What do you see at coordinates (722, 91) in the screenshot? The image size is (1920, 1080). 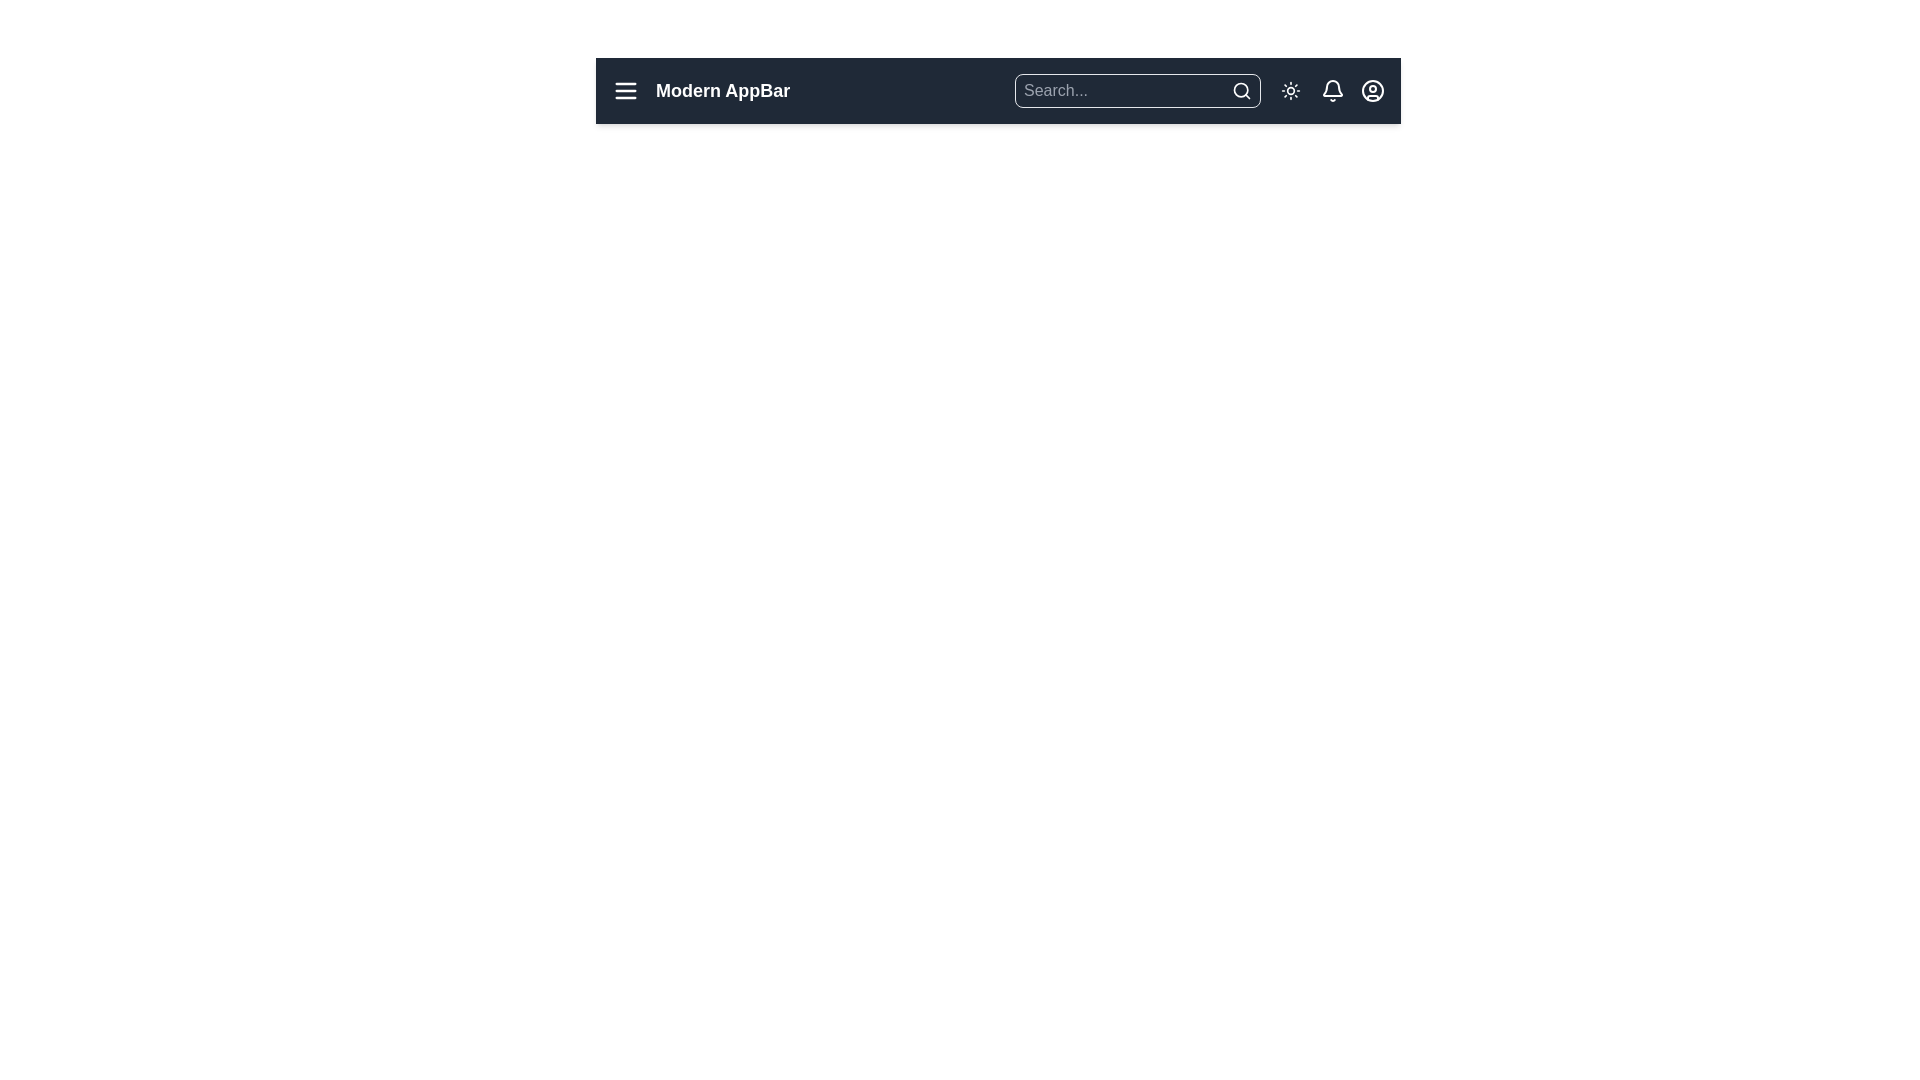 I see `the header text to select it` at bounding box center [722, 91].